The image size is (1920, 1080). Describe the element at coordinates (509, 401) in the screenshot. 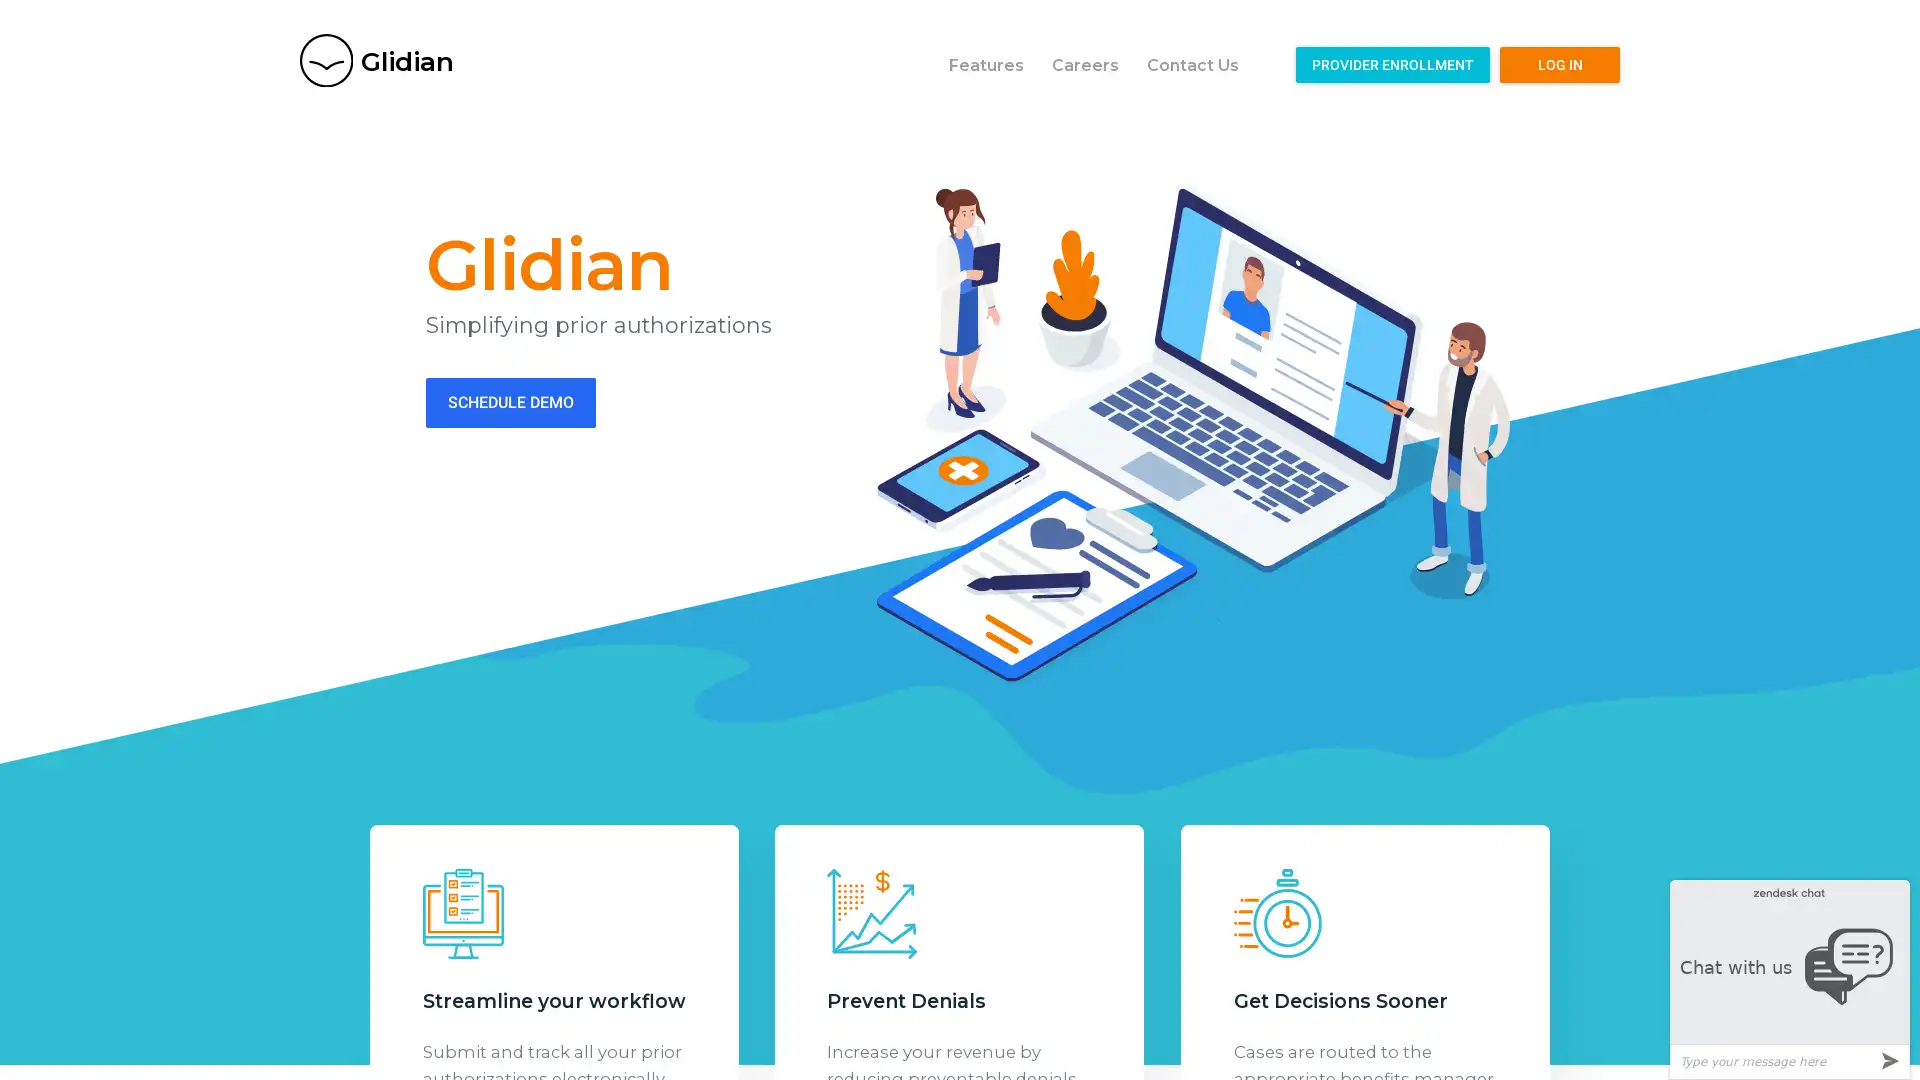

I see `SCHEDULE DEMO` at that location.